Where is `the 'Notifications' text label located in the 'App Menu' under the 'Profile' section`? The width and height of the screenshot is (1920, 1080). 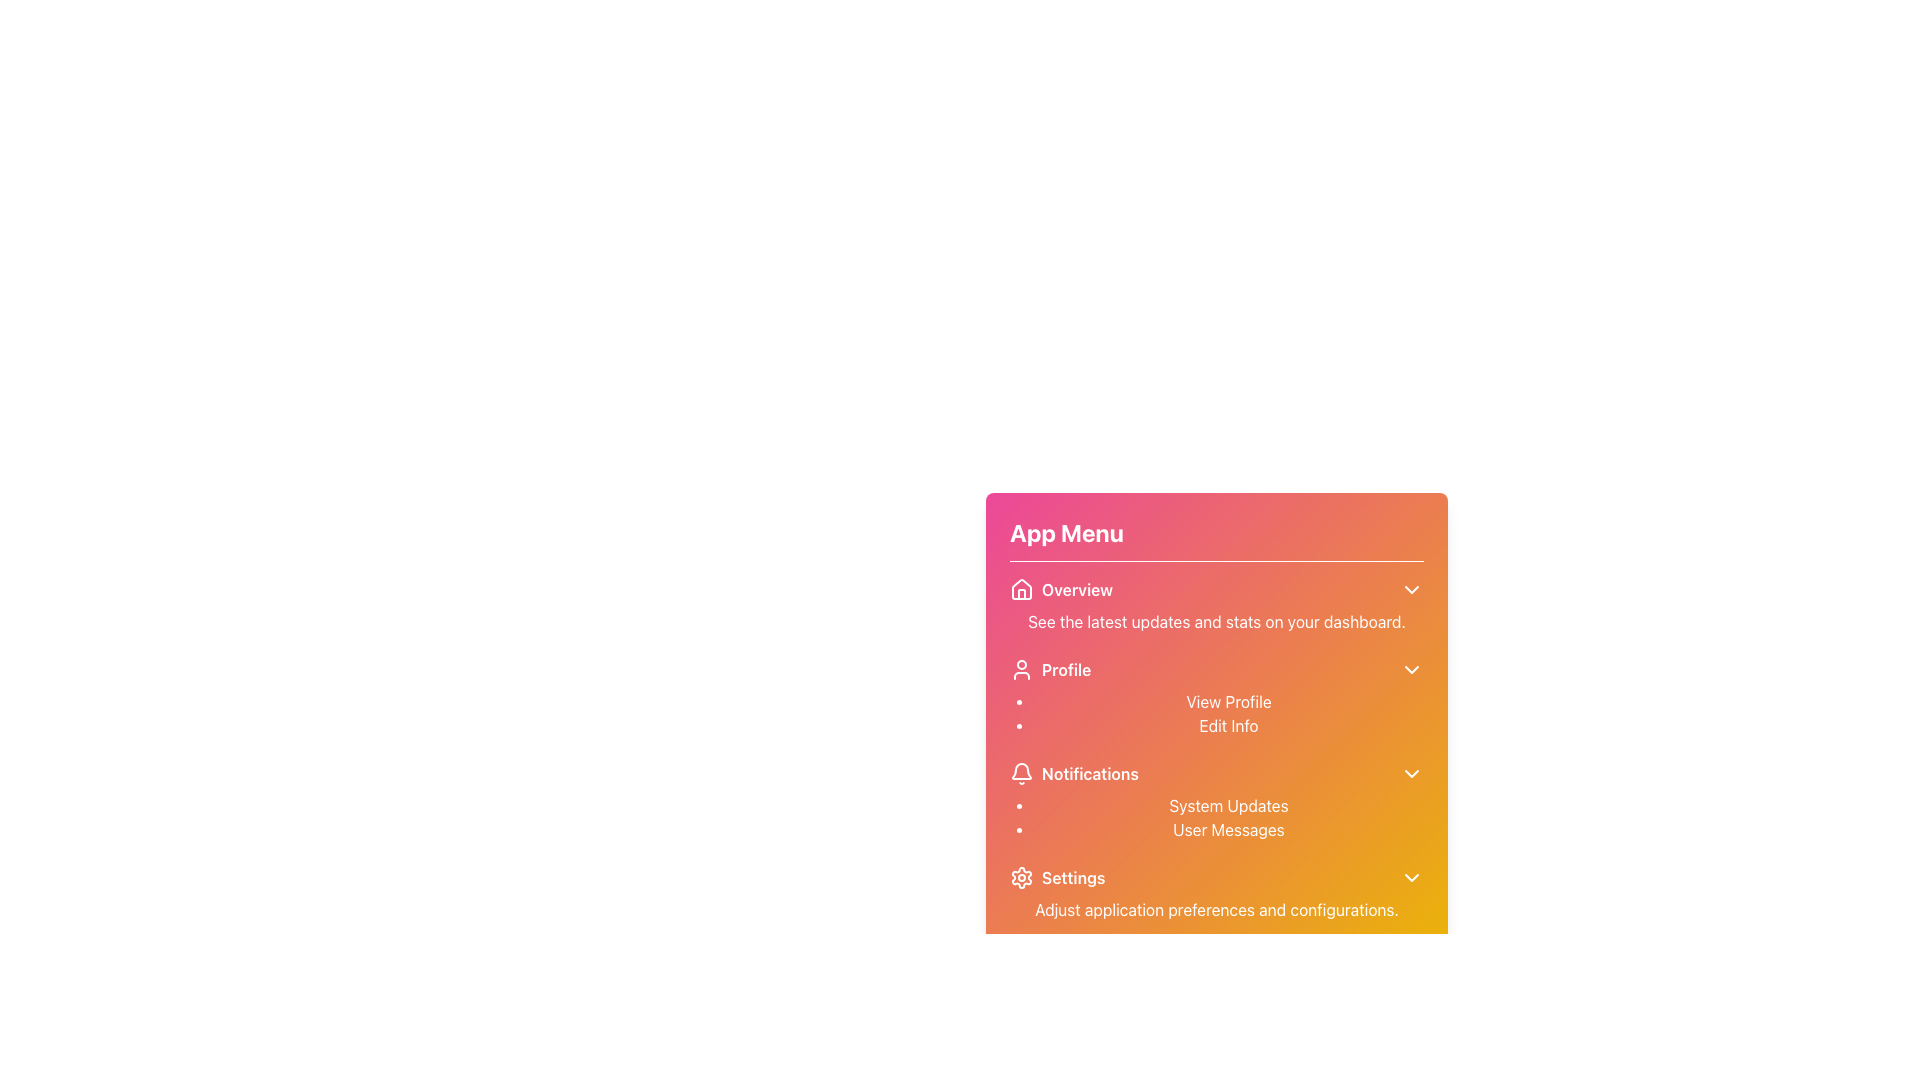 the 'Notifications' text label located in the 'App Menu' under the 'Profile' section is located at coordinates (1089, 773).